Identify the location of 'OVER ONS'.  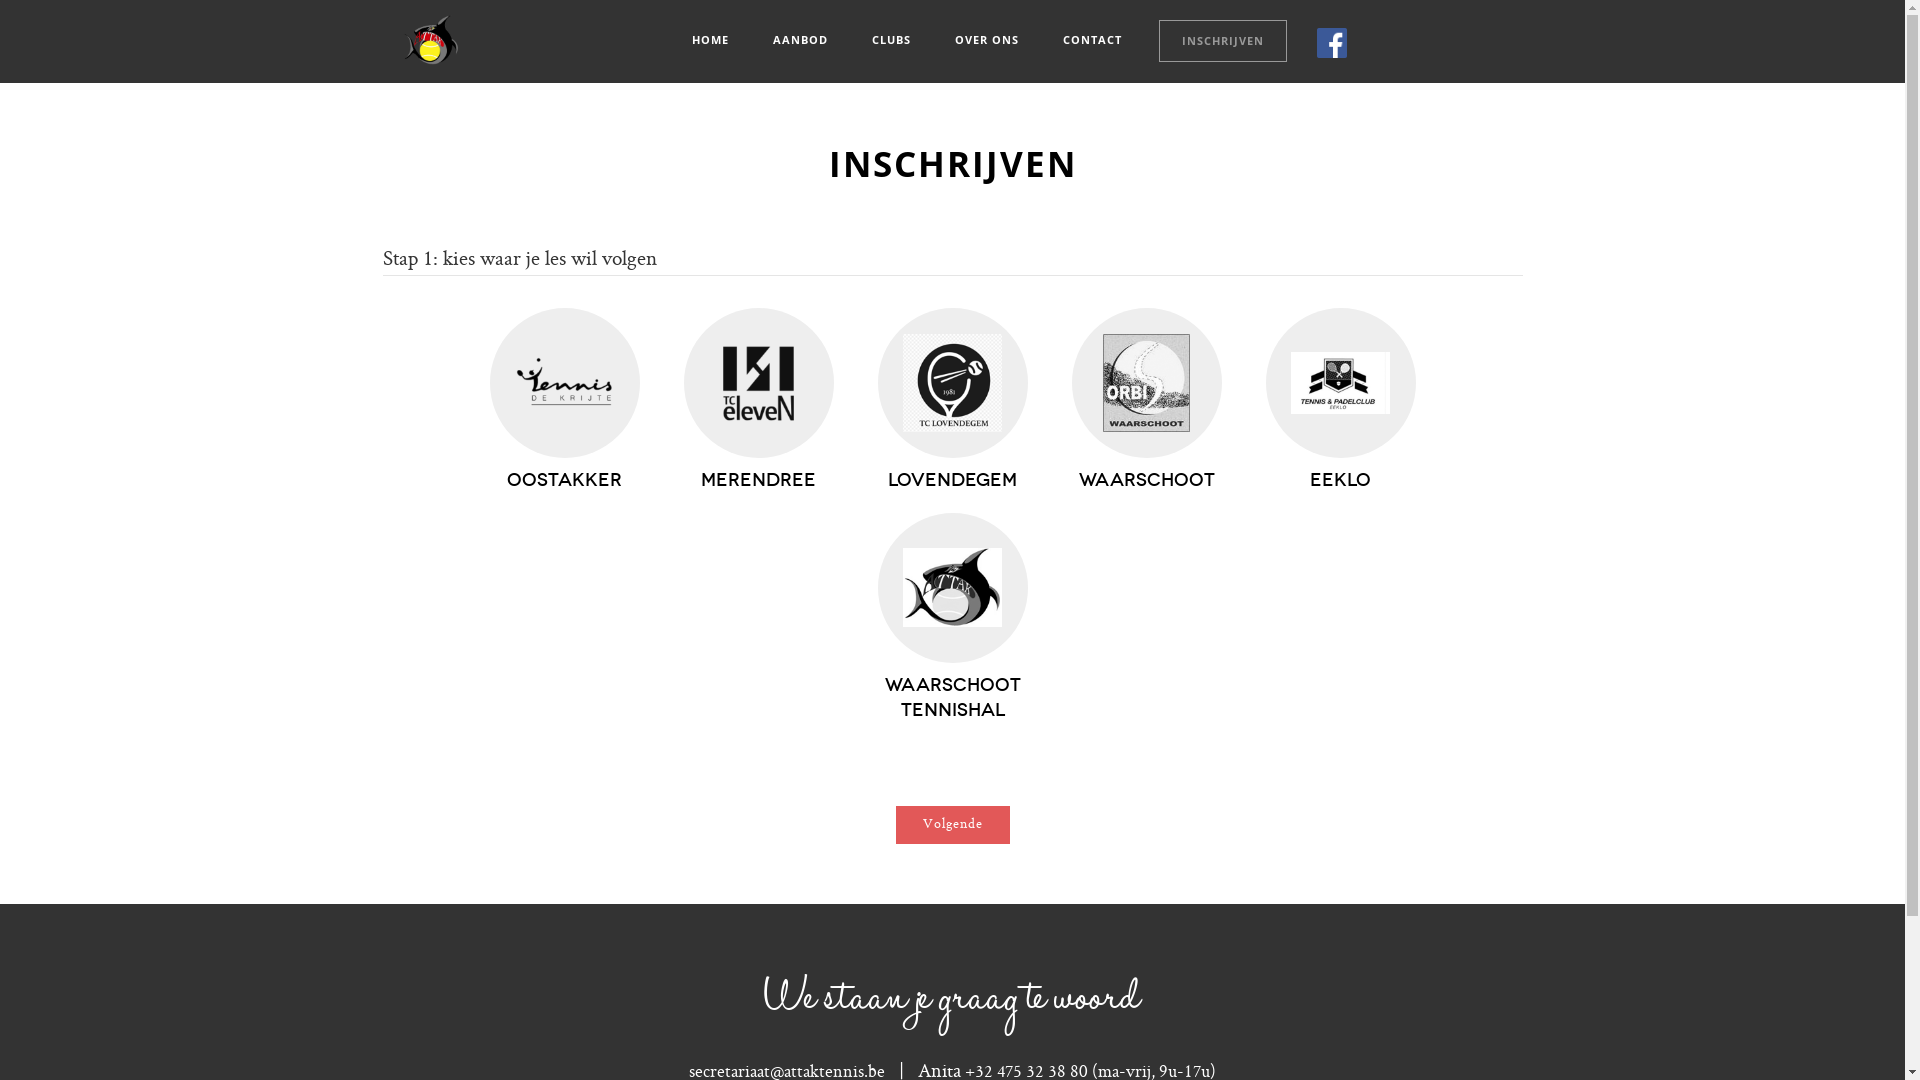
(930, 39).